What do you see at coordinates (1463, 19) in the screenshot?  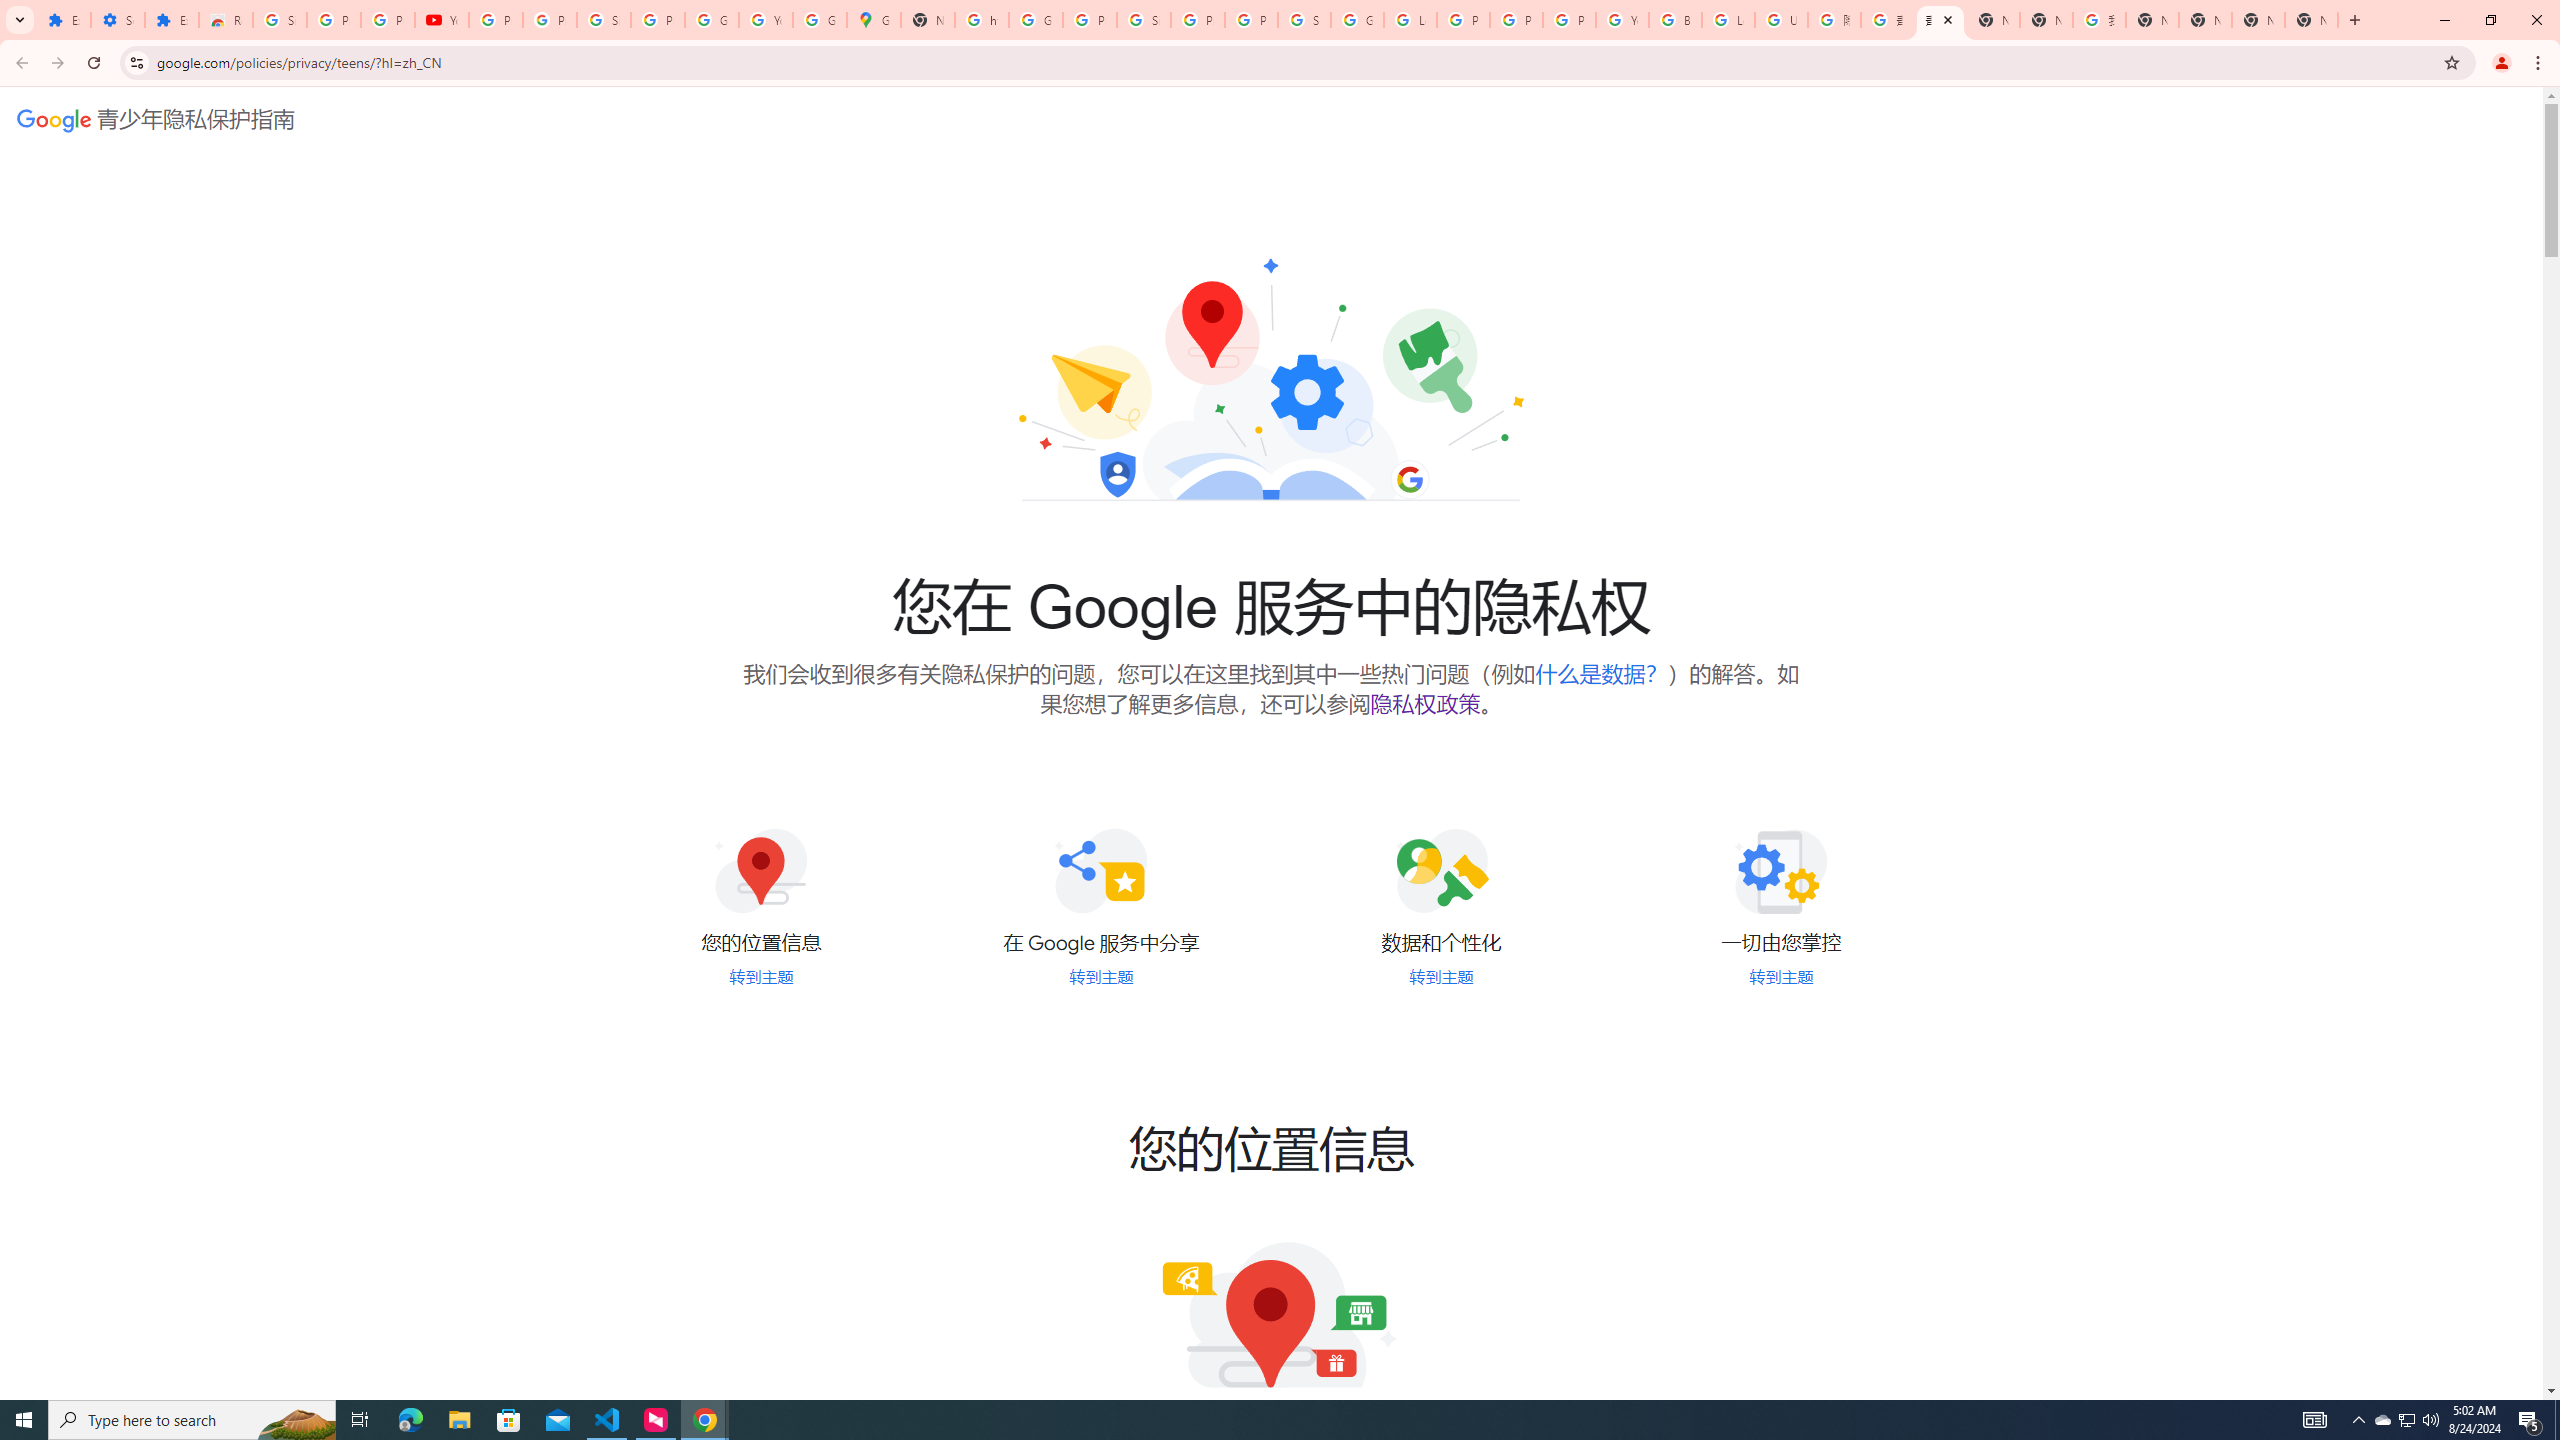 I see `'Privacy Help Center - Policies Help'` at bounding box center [1463, 19].